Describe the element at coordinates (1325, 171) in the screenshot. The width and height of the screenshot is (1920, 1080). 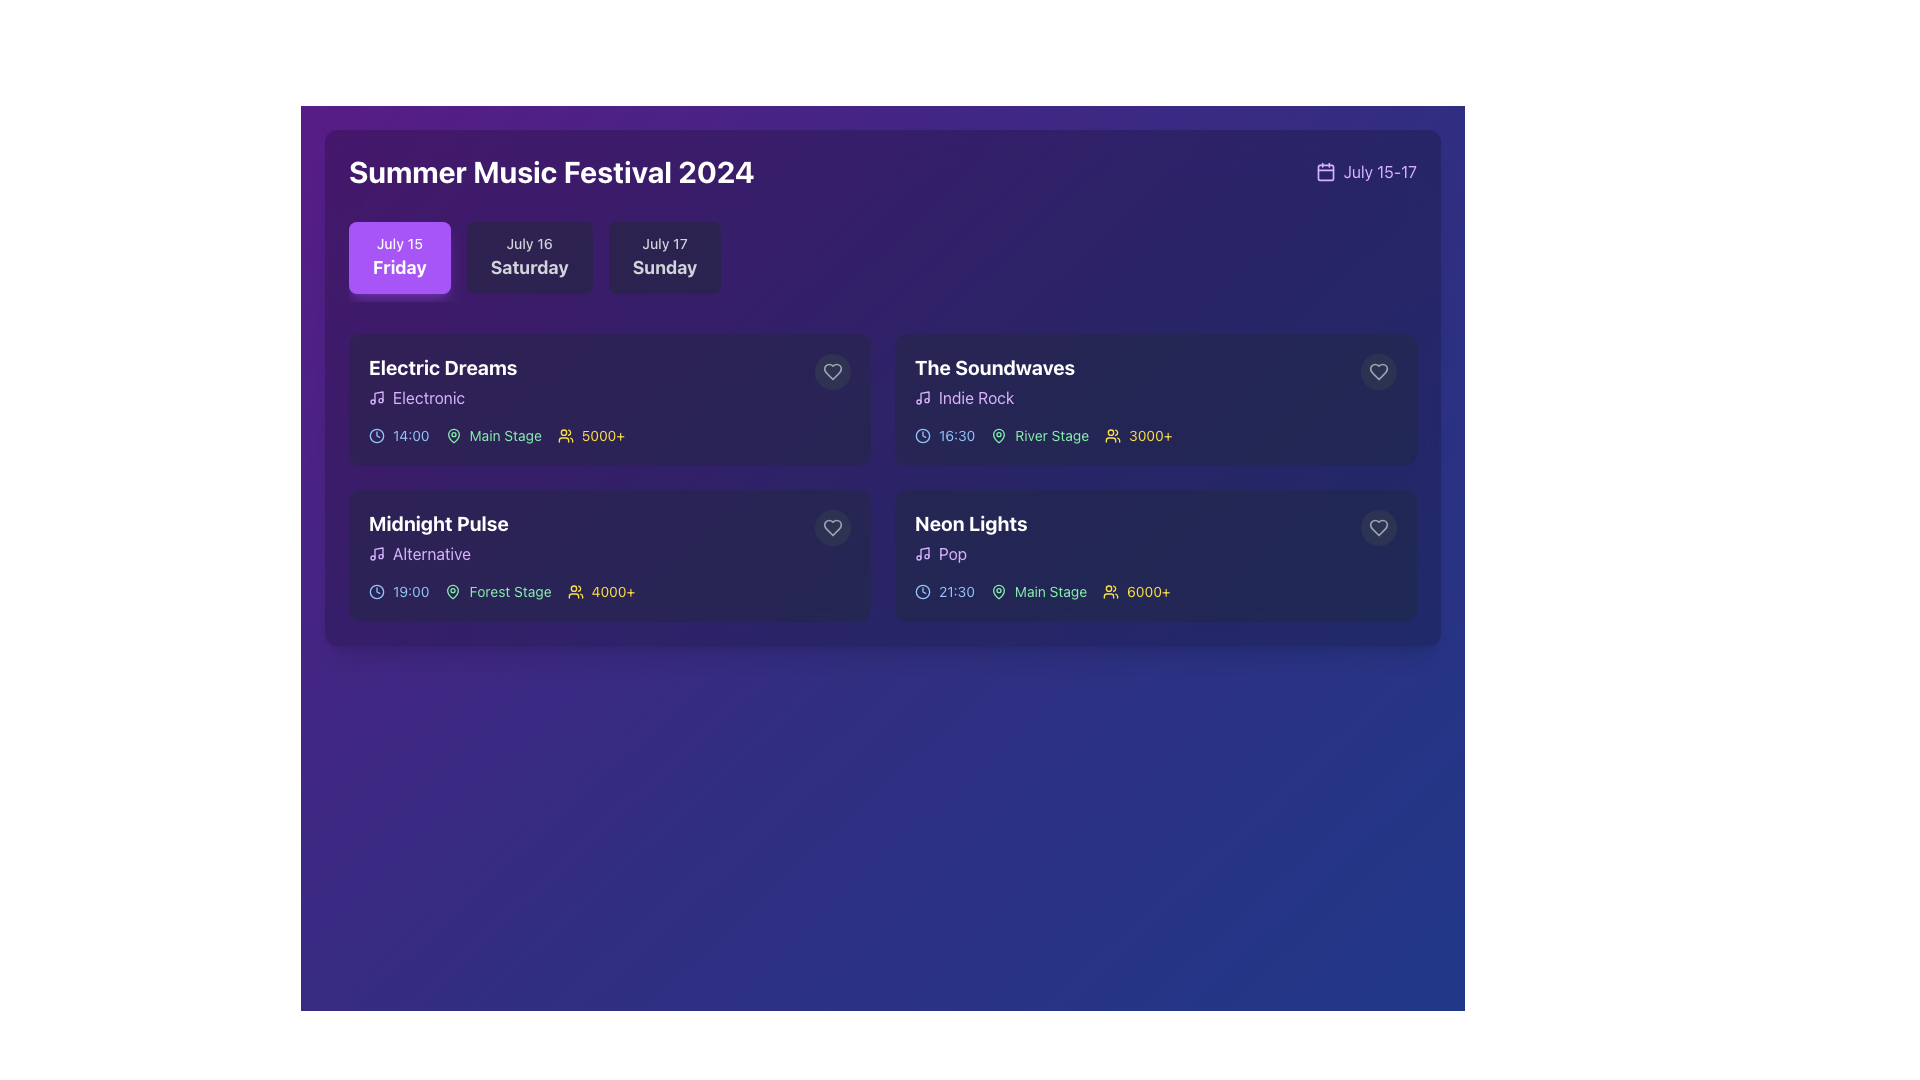
I see `the Calendar icon located at the top-right corner of the section displaying dates, which is positioned to the left of the text 'July 15-17'` at that location.